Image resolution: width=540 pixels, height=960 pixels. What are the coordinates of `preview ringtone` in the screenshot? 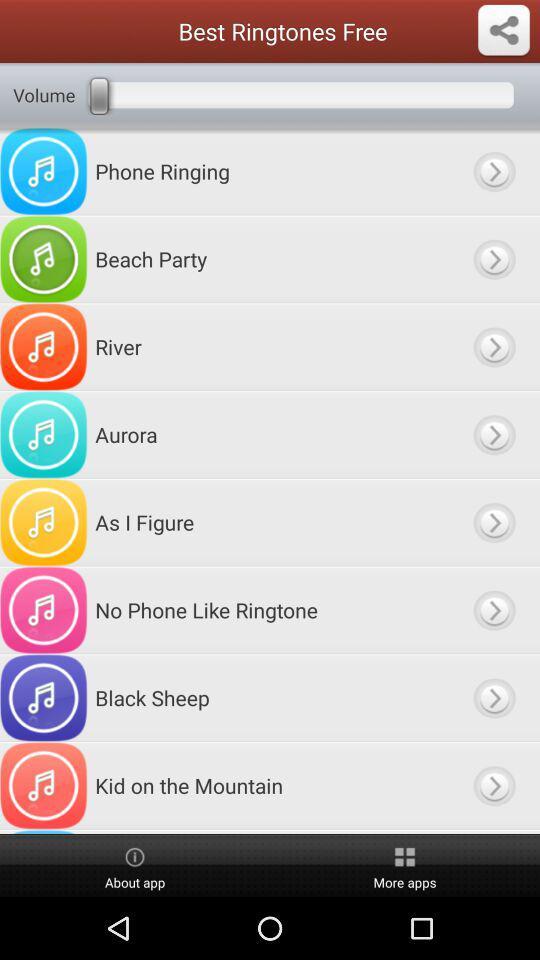 It's located at (493, 521).